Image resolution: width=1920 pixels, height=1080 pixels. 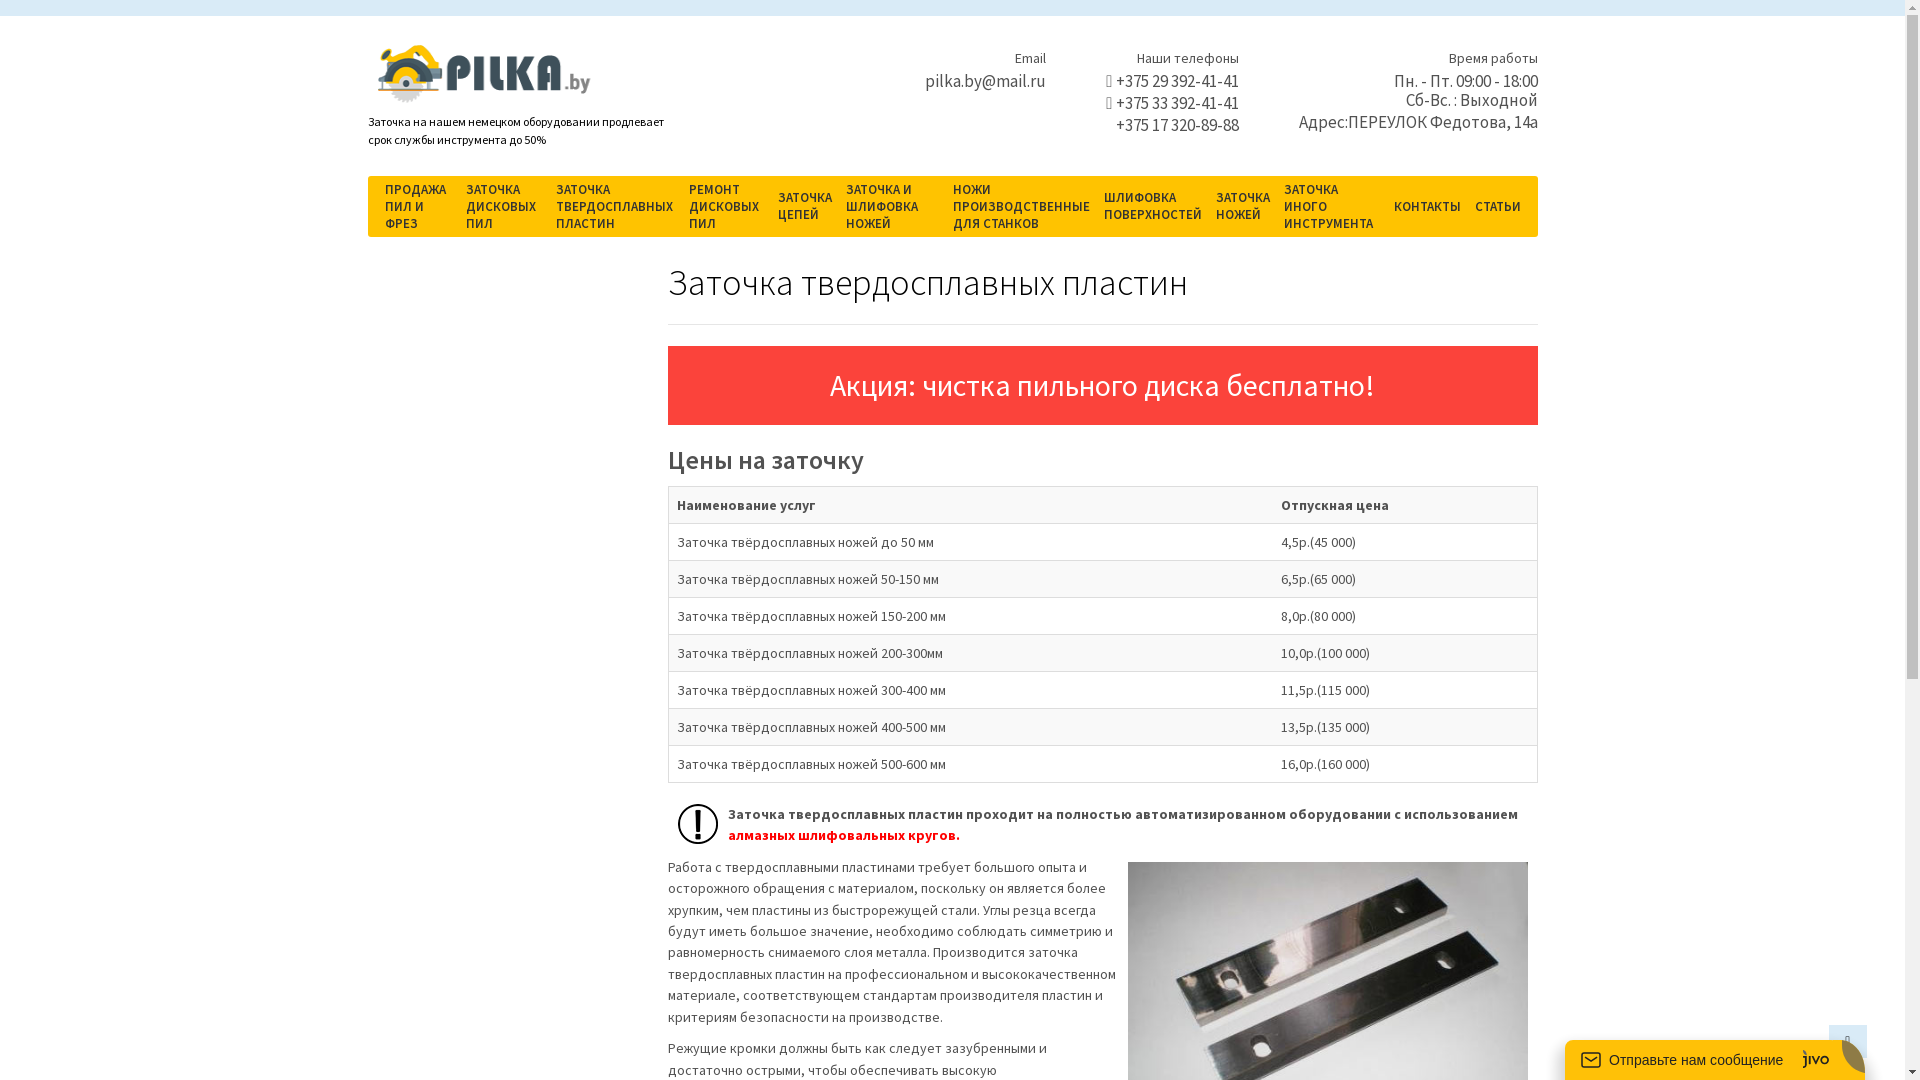 What do you see at coordinates (924, 80) in the screenshot?
I see `'pilka.by@mail.ru'` at bounding box center [924, 80].